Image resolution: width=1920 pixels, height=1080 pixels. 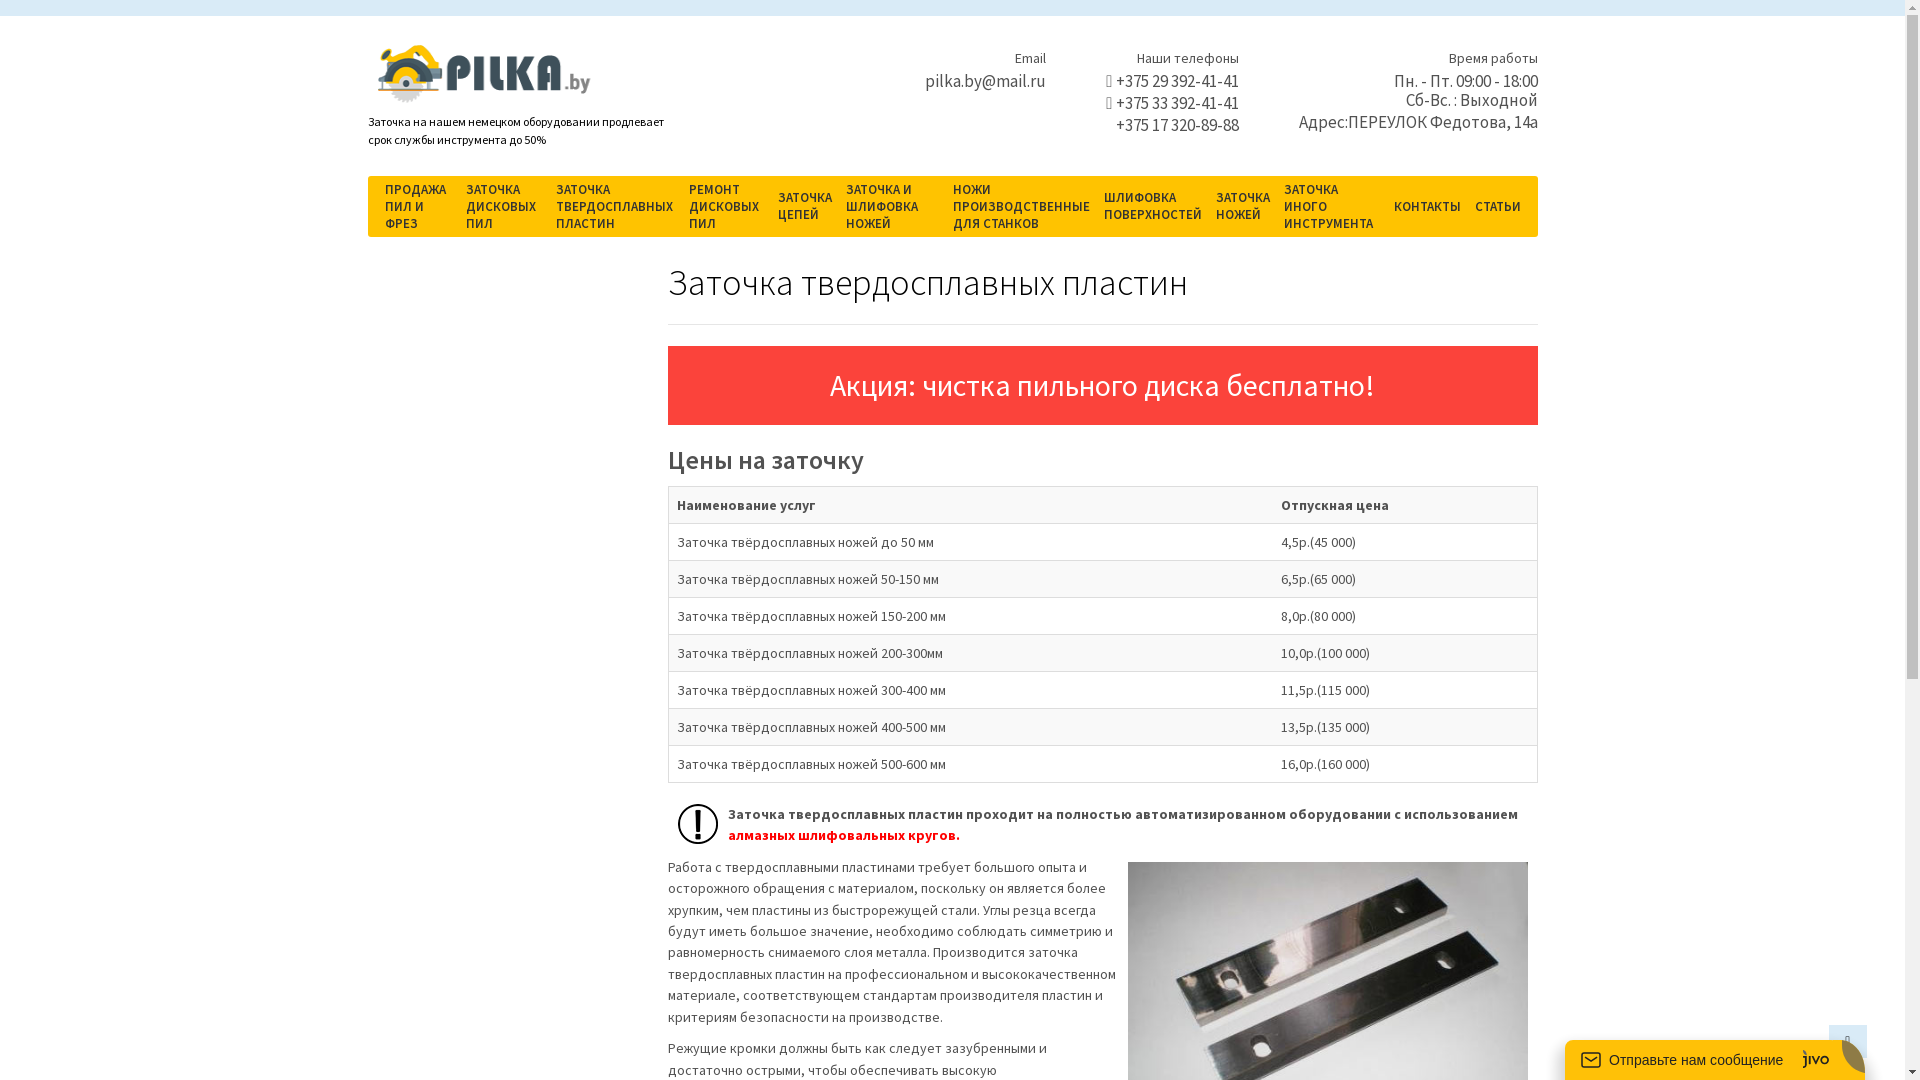 What do you see at coordinates (924, 80) in the screenshot?
I see `'pilka.by@mail.ru'` at bounding box center [924, 80].